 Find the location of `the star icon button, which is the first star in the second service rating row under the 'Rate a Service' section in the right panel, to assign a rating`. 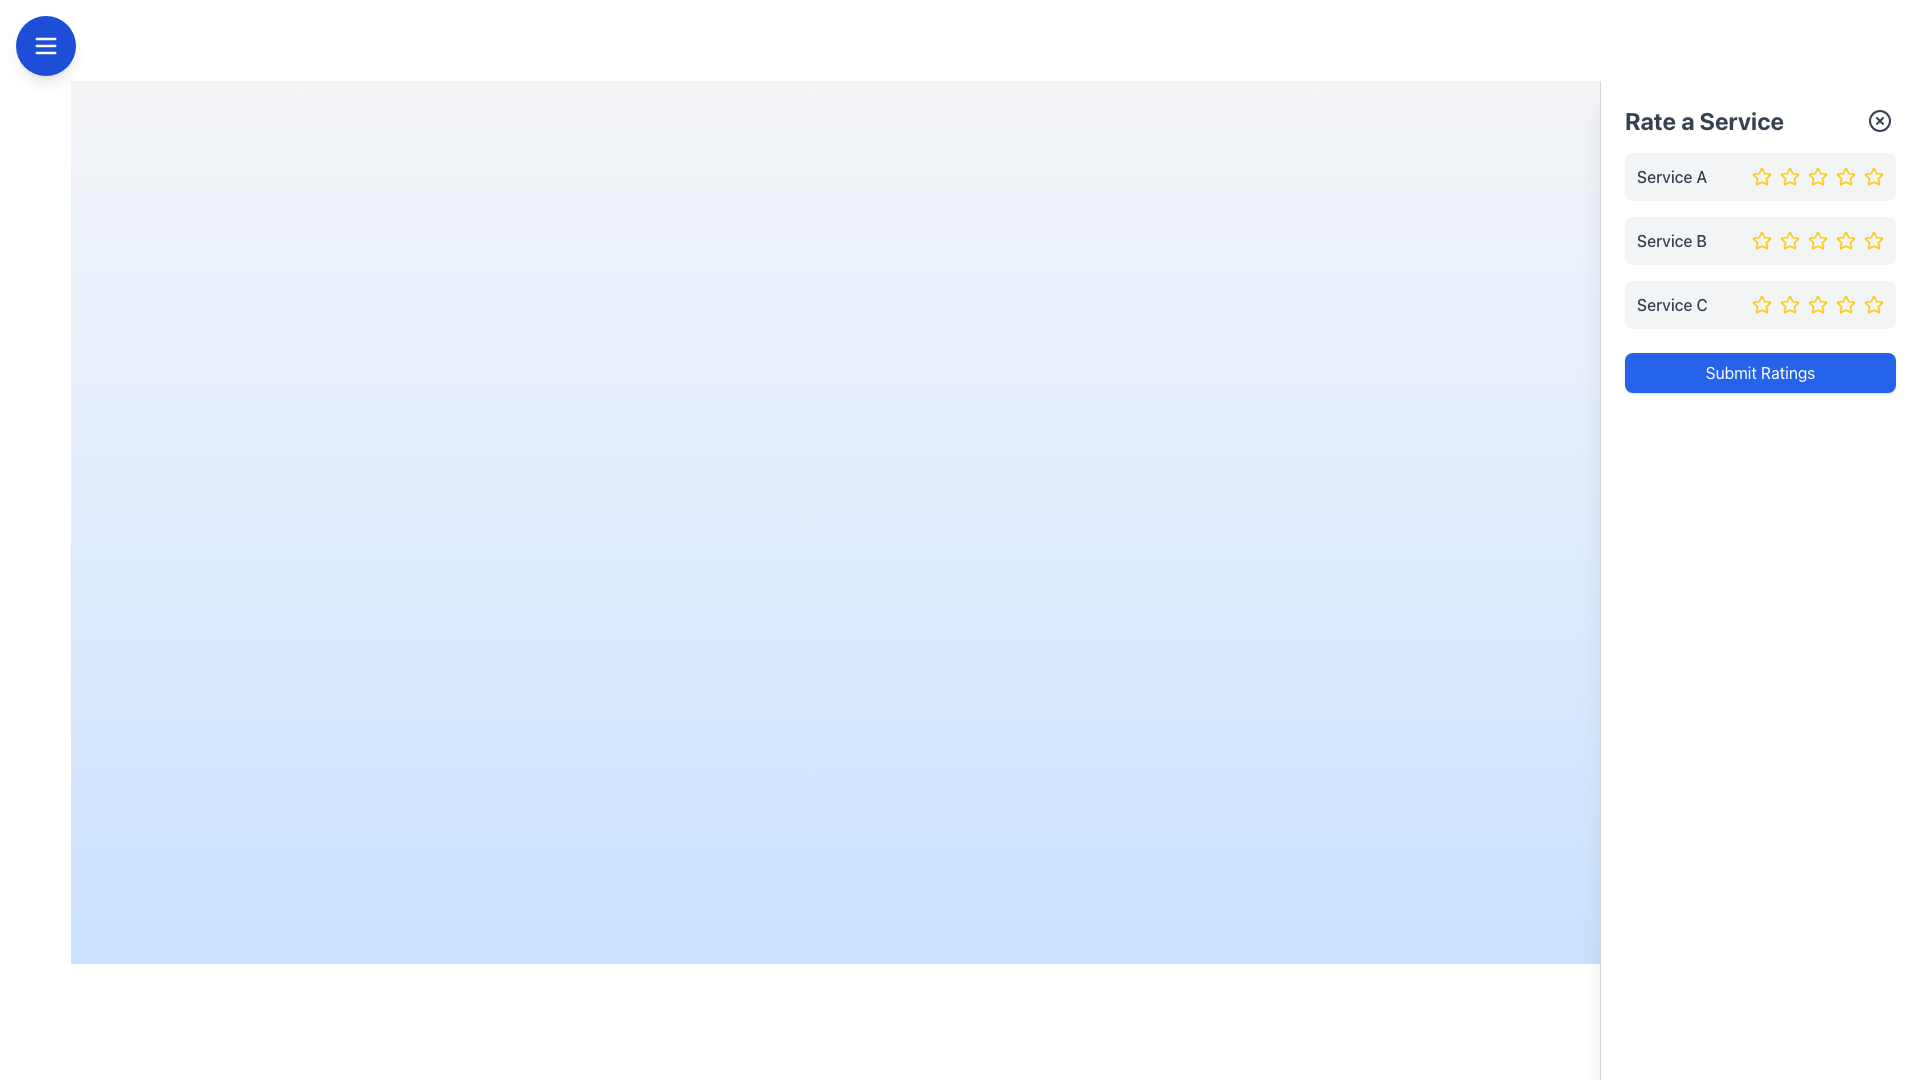

the star icon button, which is the first star in the second service rating row under the 'Rate a Service' section in the right panel, to assign a rating is located at coordinates (1761, 239).